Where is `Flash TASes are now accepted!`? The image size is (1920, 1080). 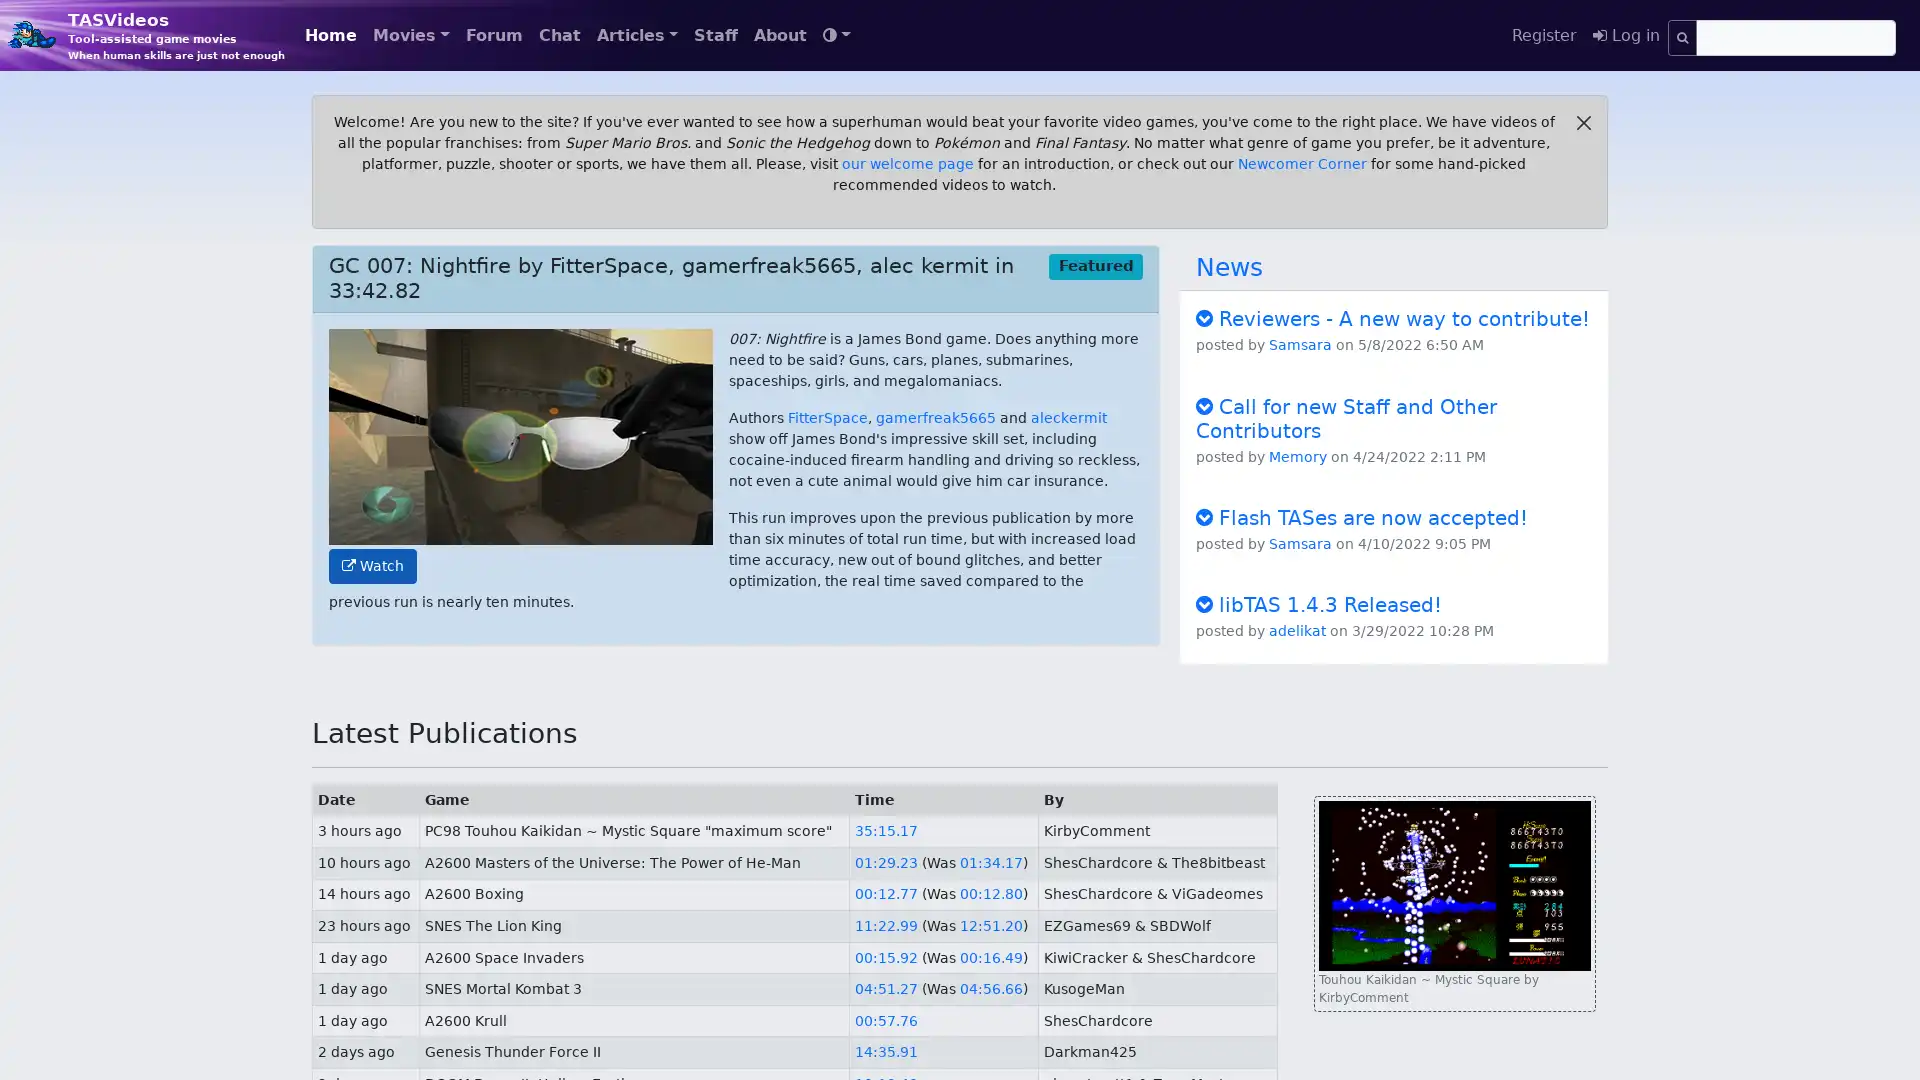
Flash TASes are now accepted! is located at coordinates (1361, 515).